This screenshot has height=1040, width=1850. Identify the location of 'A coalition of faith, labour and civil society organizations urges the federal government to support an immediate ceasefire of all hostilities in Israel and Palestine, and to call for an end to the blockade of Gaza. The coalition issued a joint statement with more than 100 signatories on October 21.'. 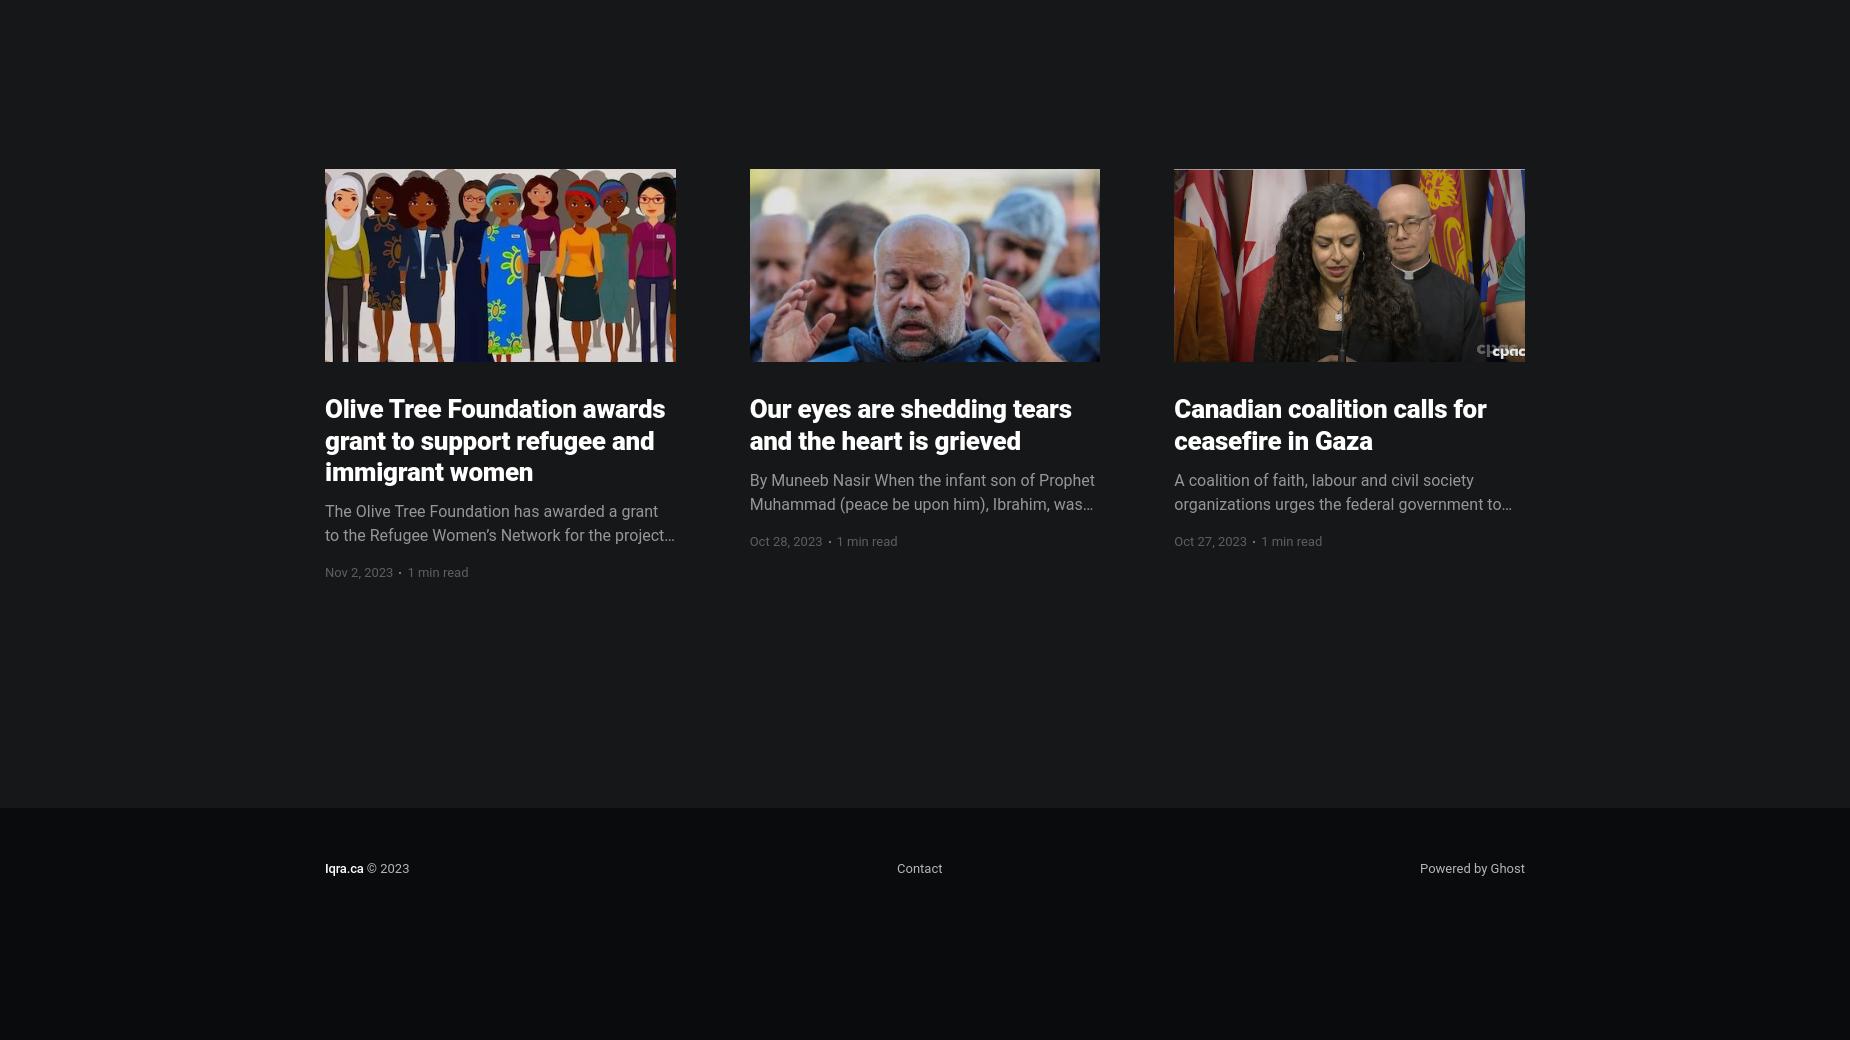
(1346, 550).